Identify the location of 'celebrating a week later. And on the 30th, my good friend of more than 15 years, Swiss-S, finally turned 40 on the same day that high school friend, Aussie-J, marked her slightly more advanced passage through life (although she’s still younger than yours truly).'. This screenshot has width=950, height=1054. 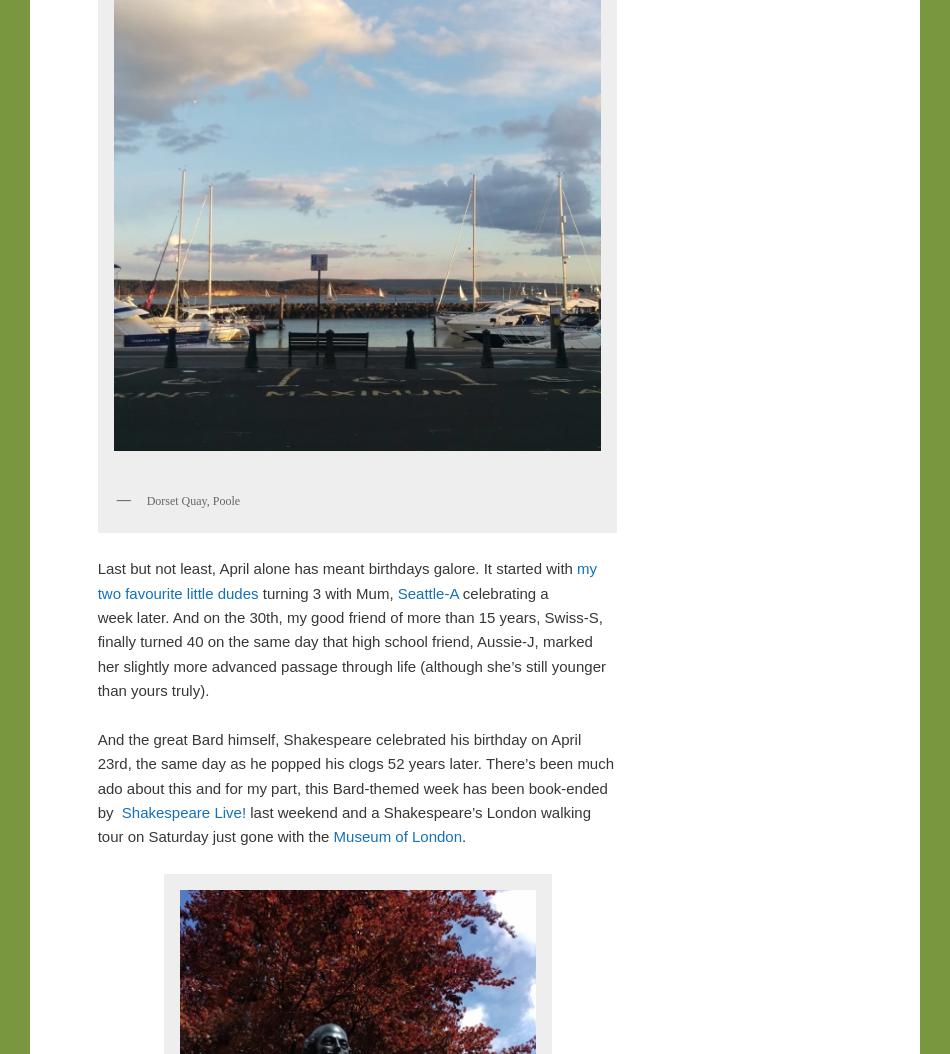
(350, 641).